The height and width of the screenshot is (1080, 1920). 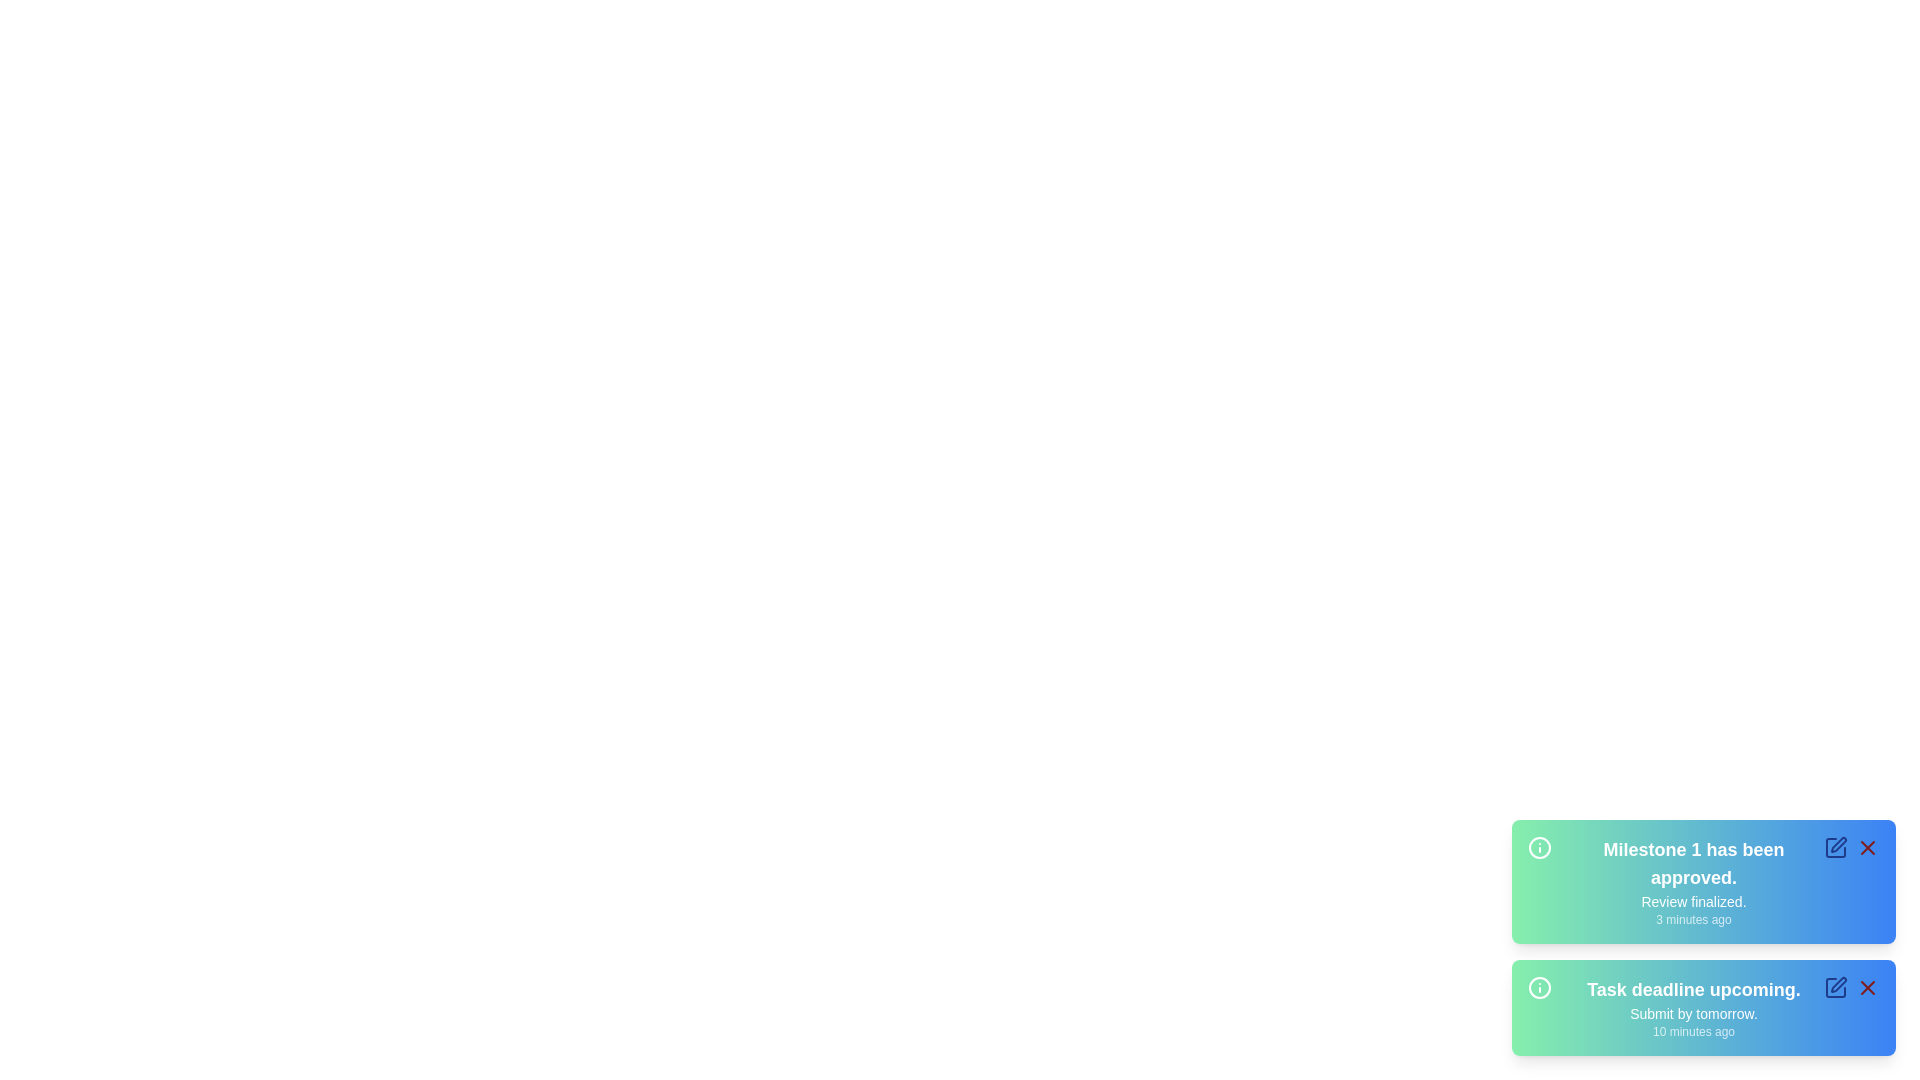 I want to click on edit button for the notification titled 'Task deadline upcoming.', so click(x=1836, y=986).